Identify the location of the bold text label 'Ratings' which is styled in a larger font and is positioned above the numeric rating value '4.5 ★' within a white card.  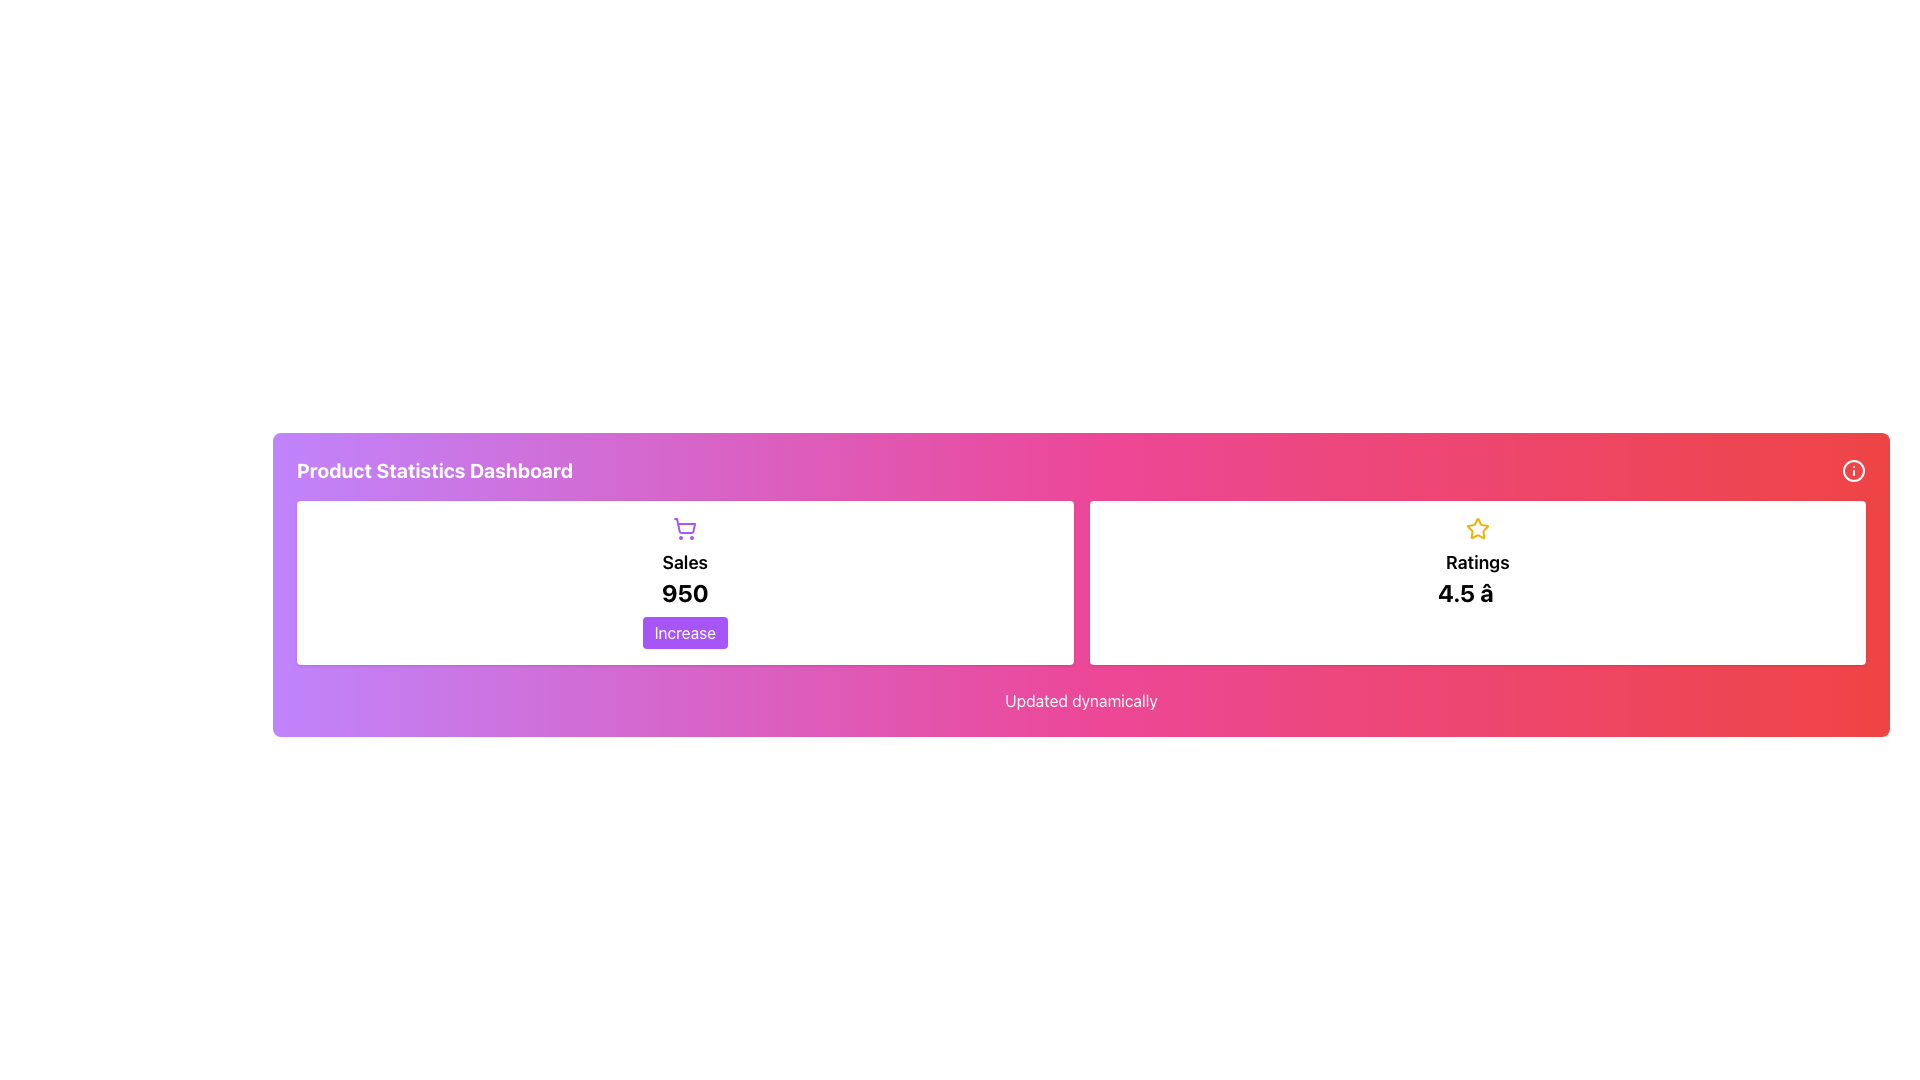
(1477, 563).